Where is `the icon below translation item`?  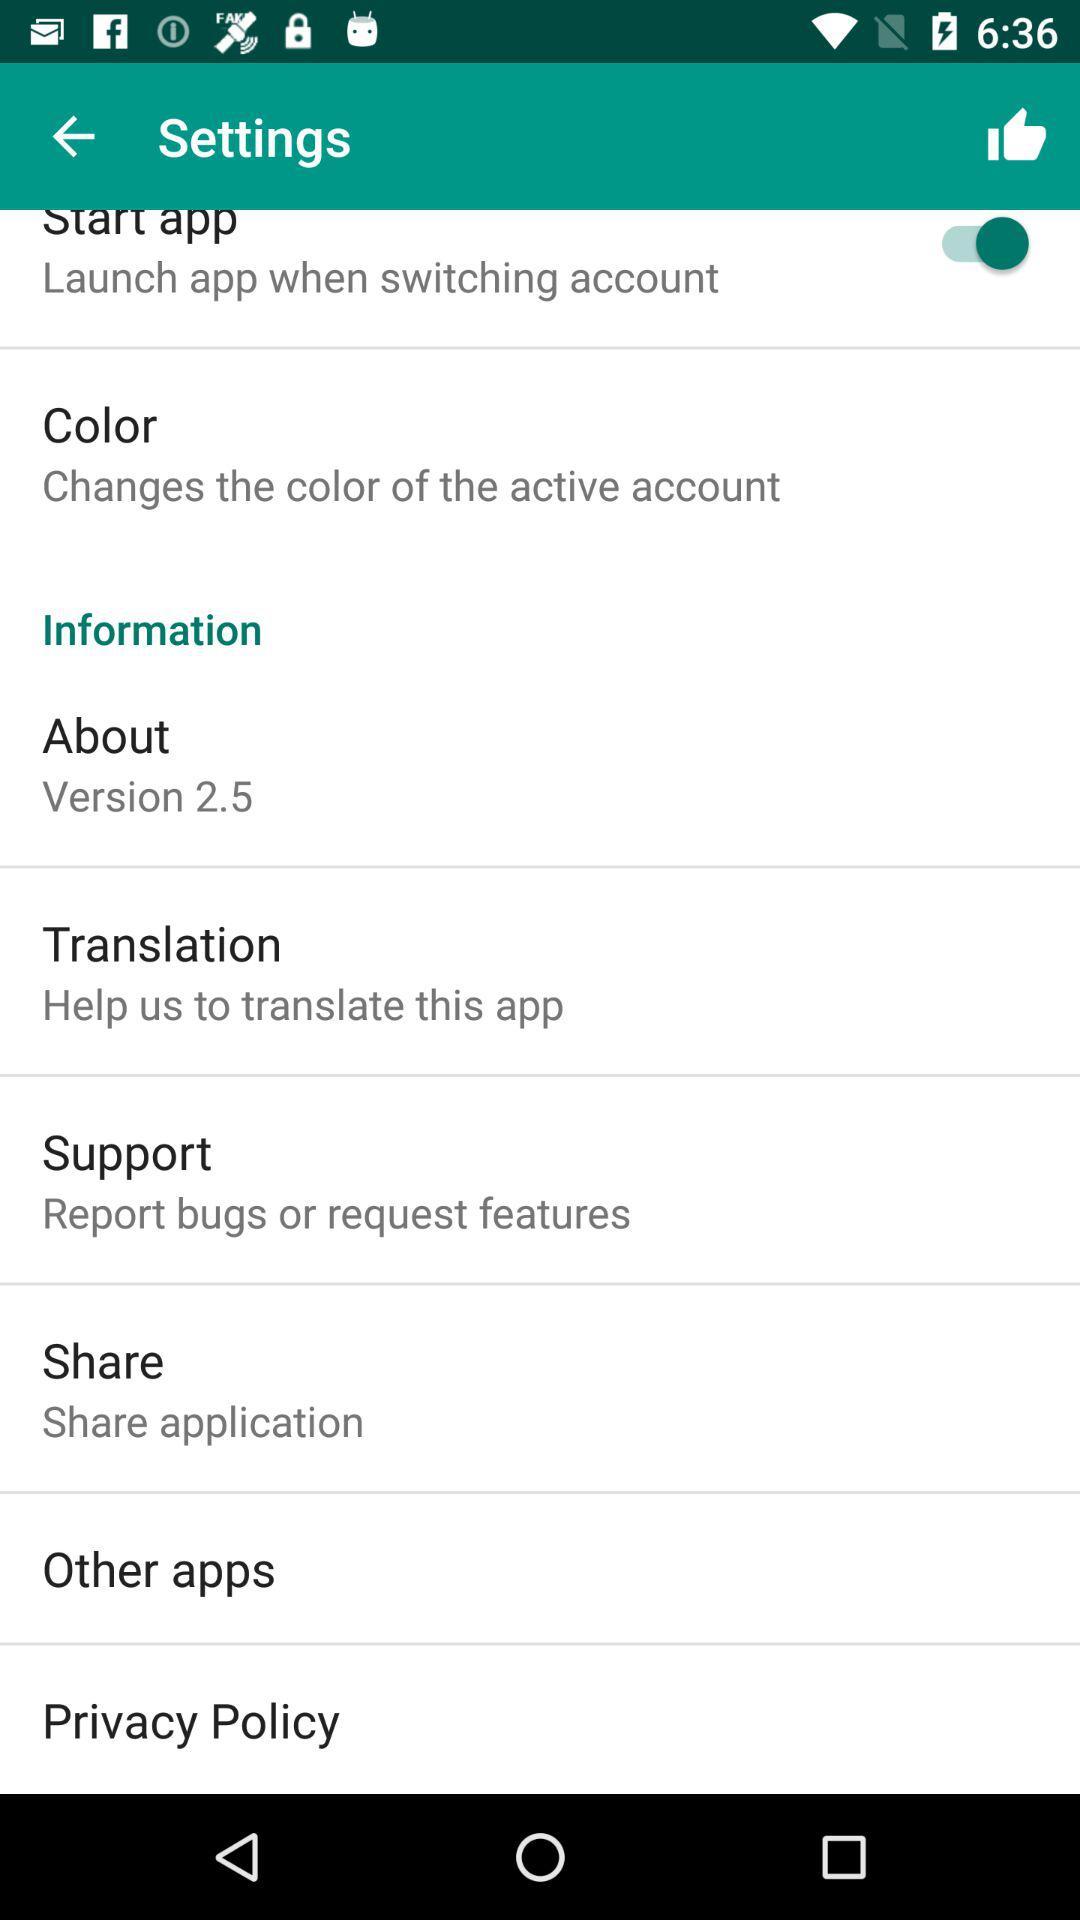 the icon below translation item is located at coordinates (303, 1003).